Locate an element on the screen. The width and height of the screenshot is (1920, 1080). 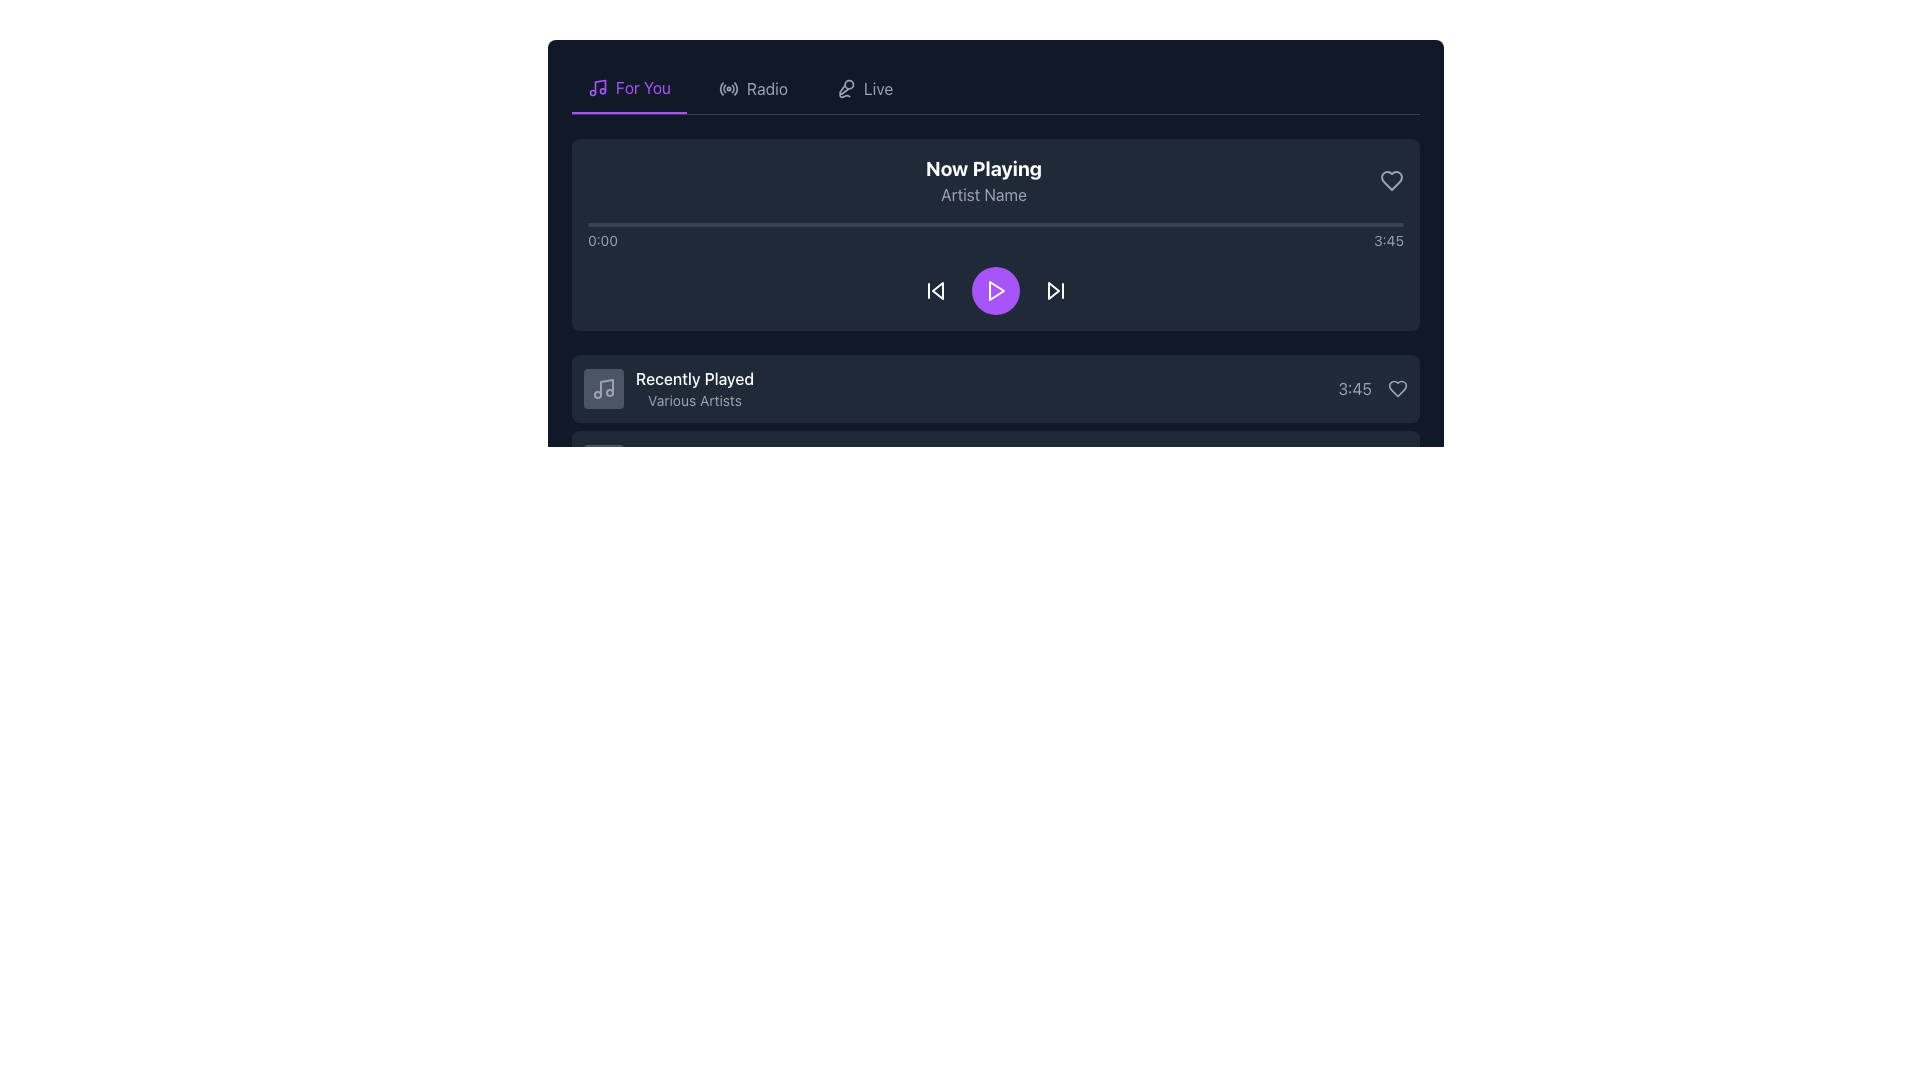
the left-pointing triangular arrow icon button to skip to the previous track, which is located in the playback control section adjacent to the central play button is located at coordinates (936, 290).